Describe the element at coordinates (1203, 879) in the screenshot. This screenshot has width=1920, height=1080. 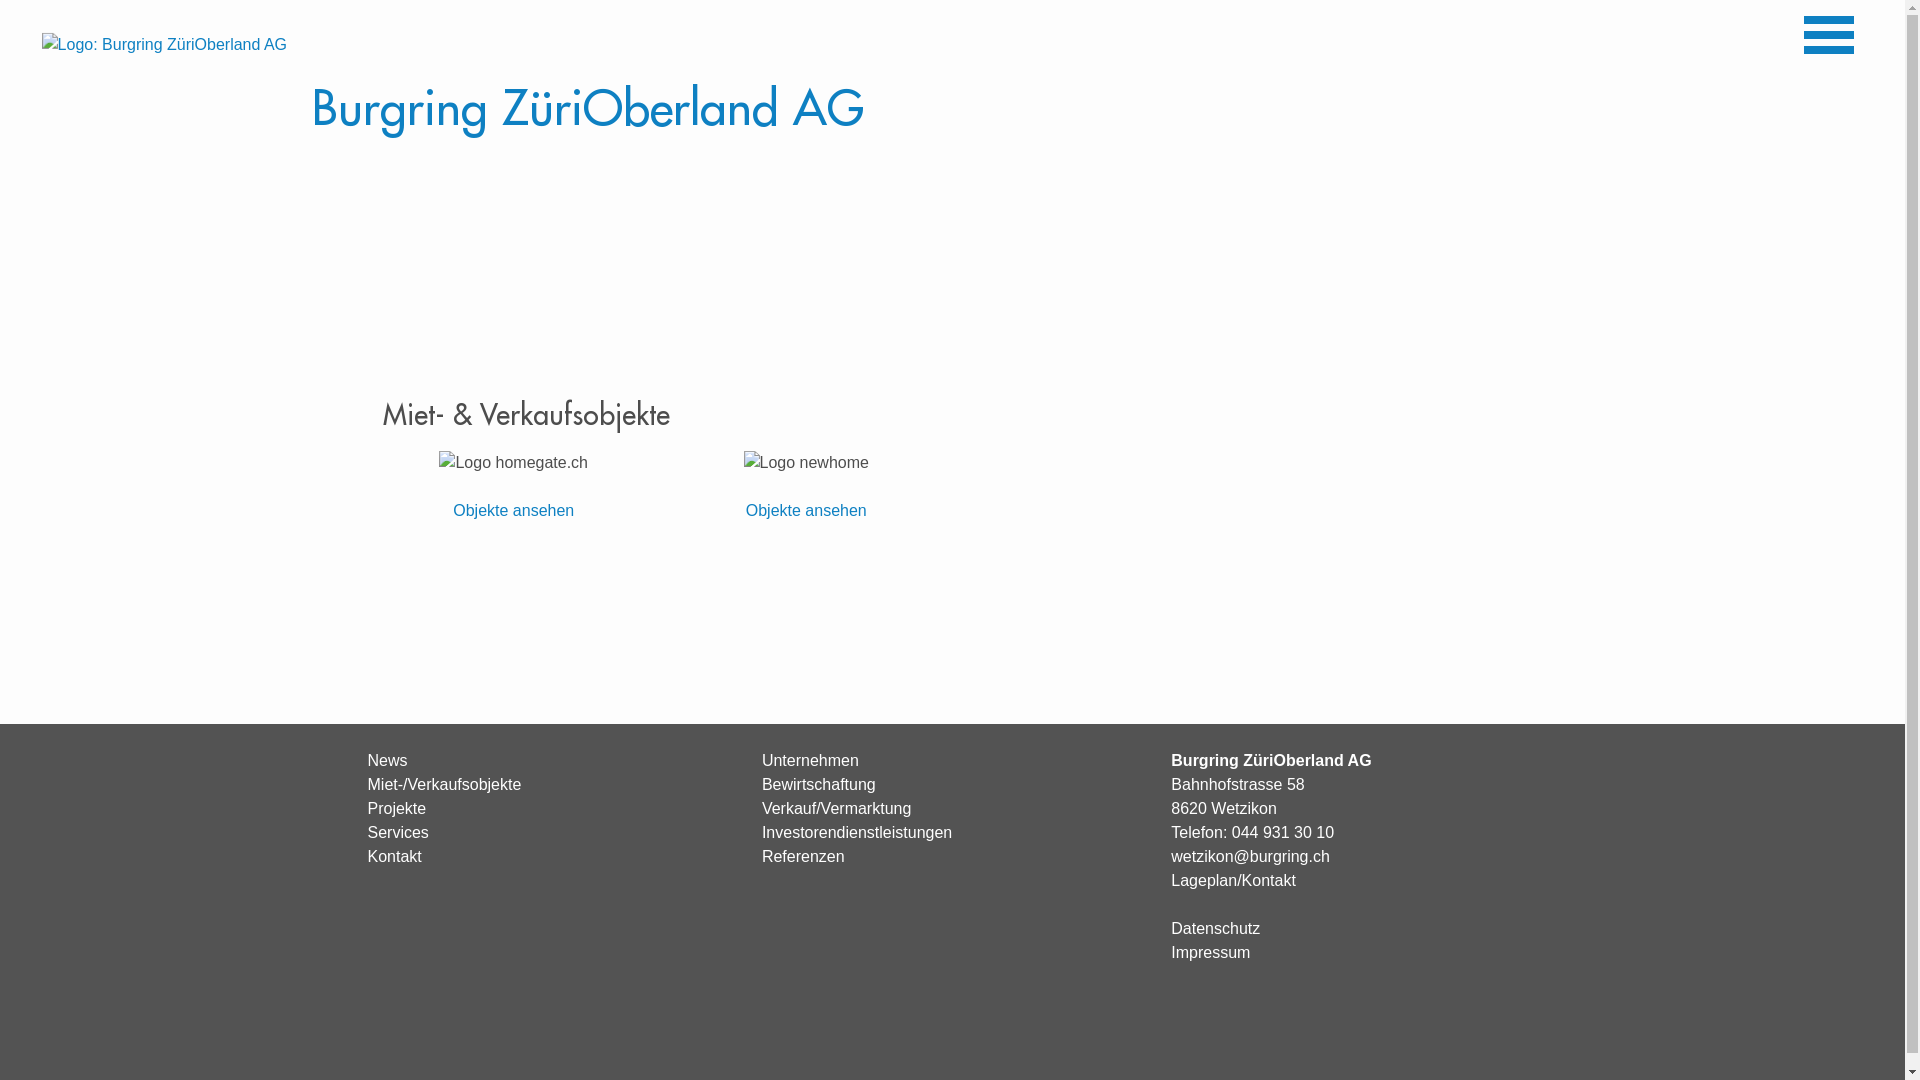
I see `'Lageplan'` at that location.